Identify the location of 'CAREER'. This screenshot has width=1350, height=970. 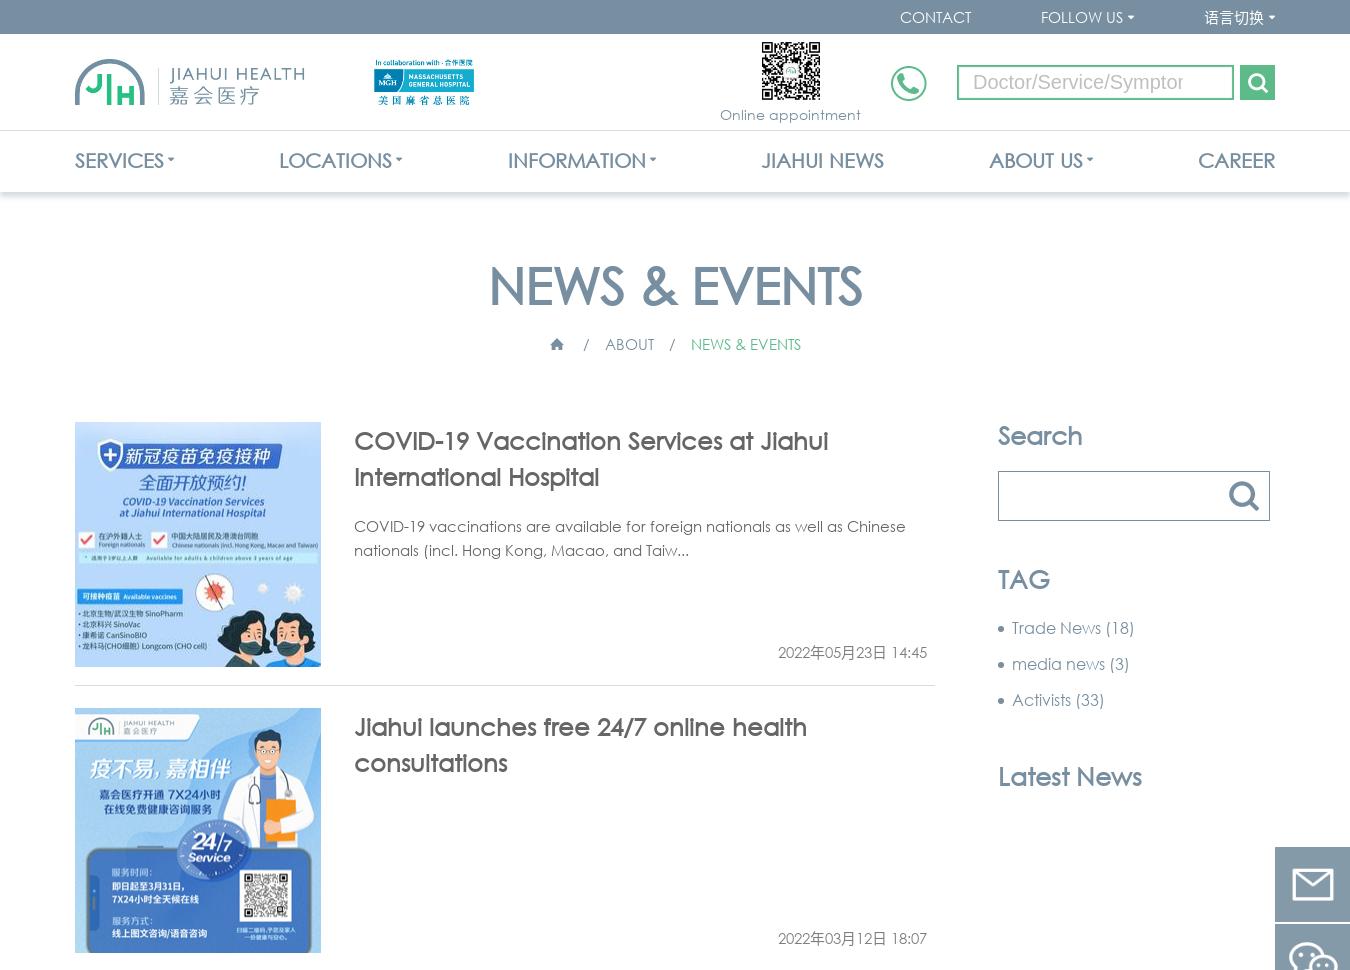
(1234, 159).